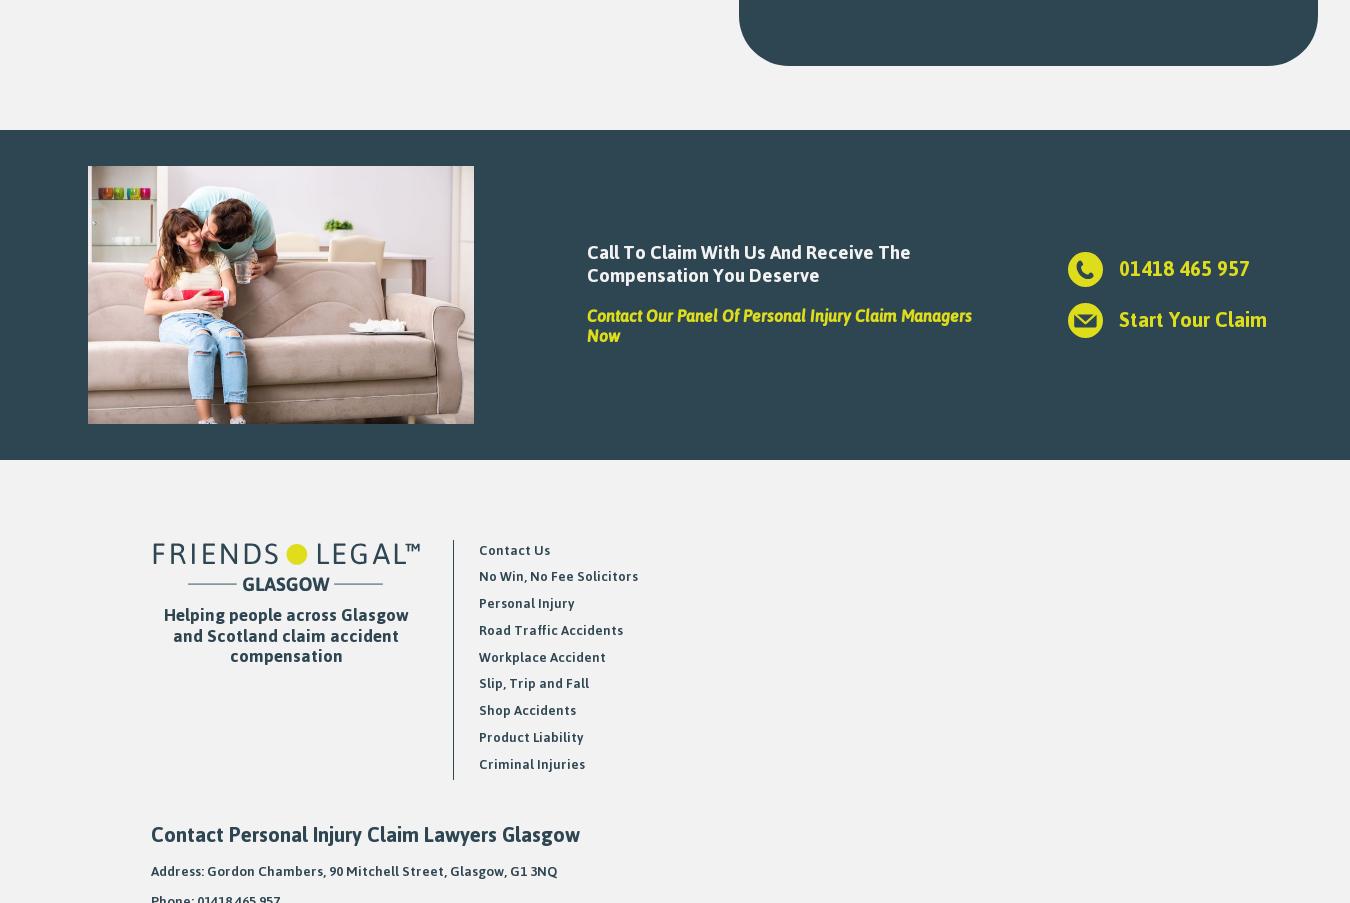  I want to click on 'Start Your Claim', so click(1191, 318).